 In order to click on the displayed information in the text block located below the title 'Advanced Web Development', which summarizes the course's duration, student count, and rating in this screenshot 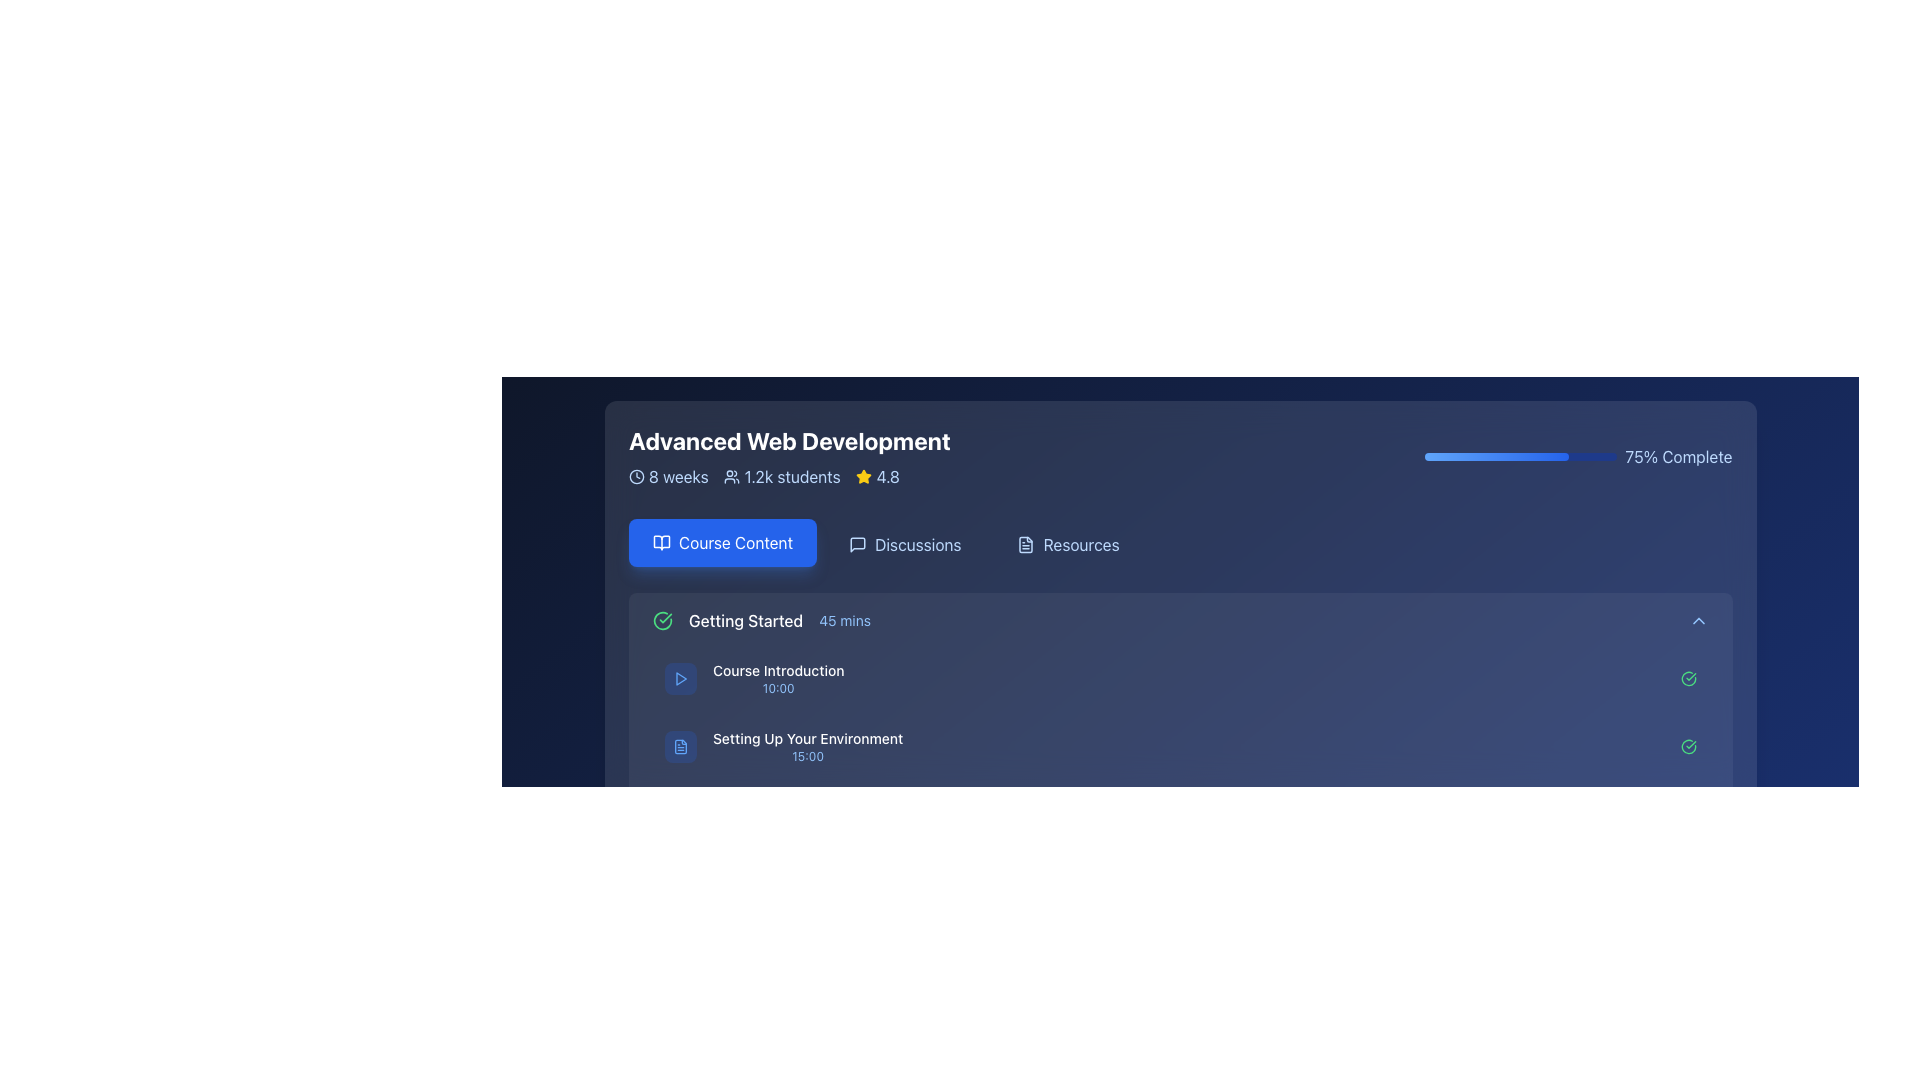, I will do `click(788, 477)`.